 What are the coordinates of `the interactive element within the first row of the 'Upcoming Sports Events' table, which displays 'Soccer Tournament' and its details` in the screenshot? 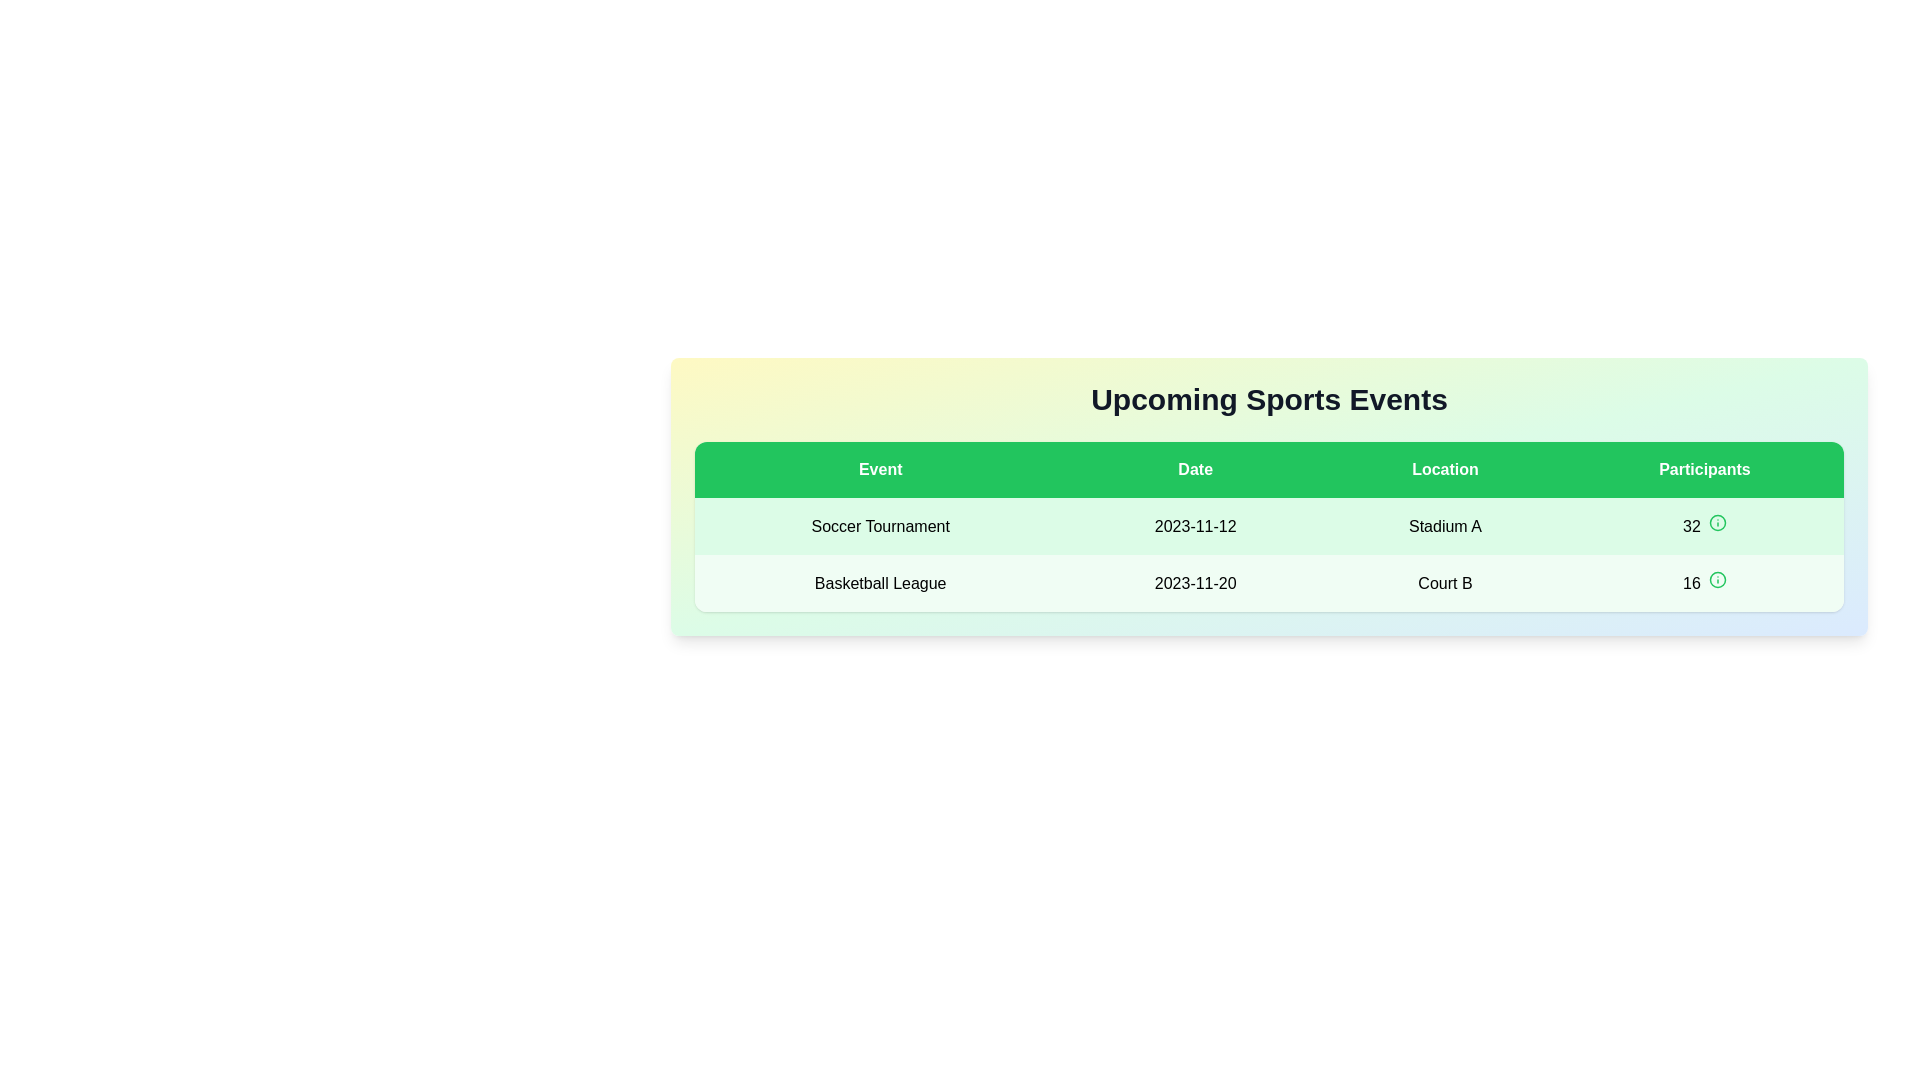 It's located at (1268, 525).